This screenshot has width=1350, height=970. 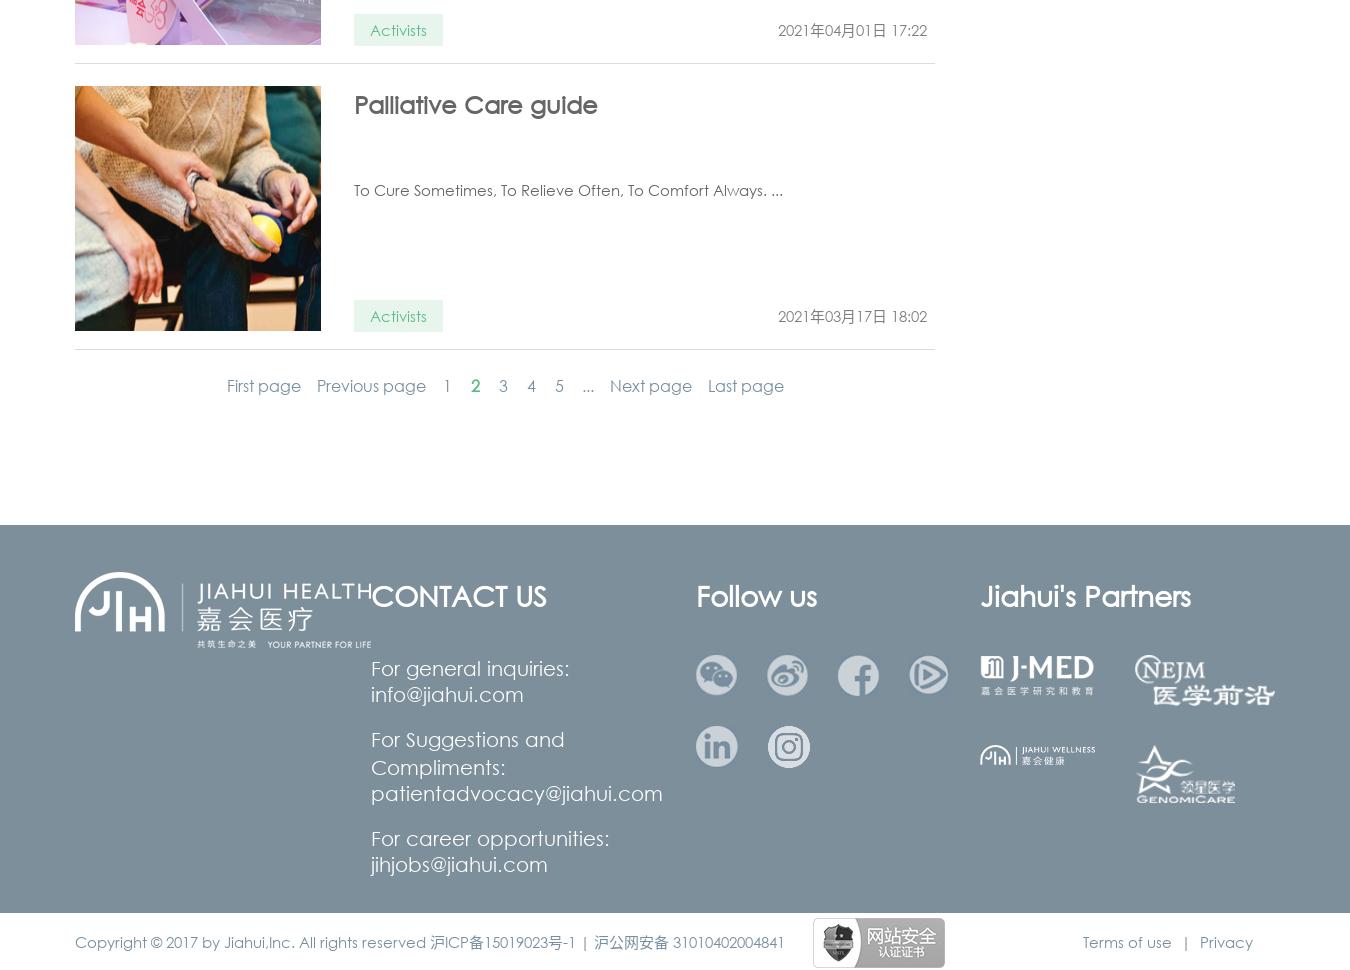 I want to click on '沪ICP备15019023号-1', so click(x=429, y=940).